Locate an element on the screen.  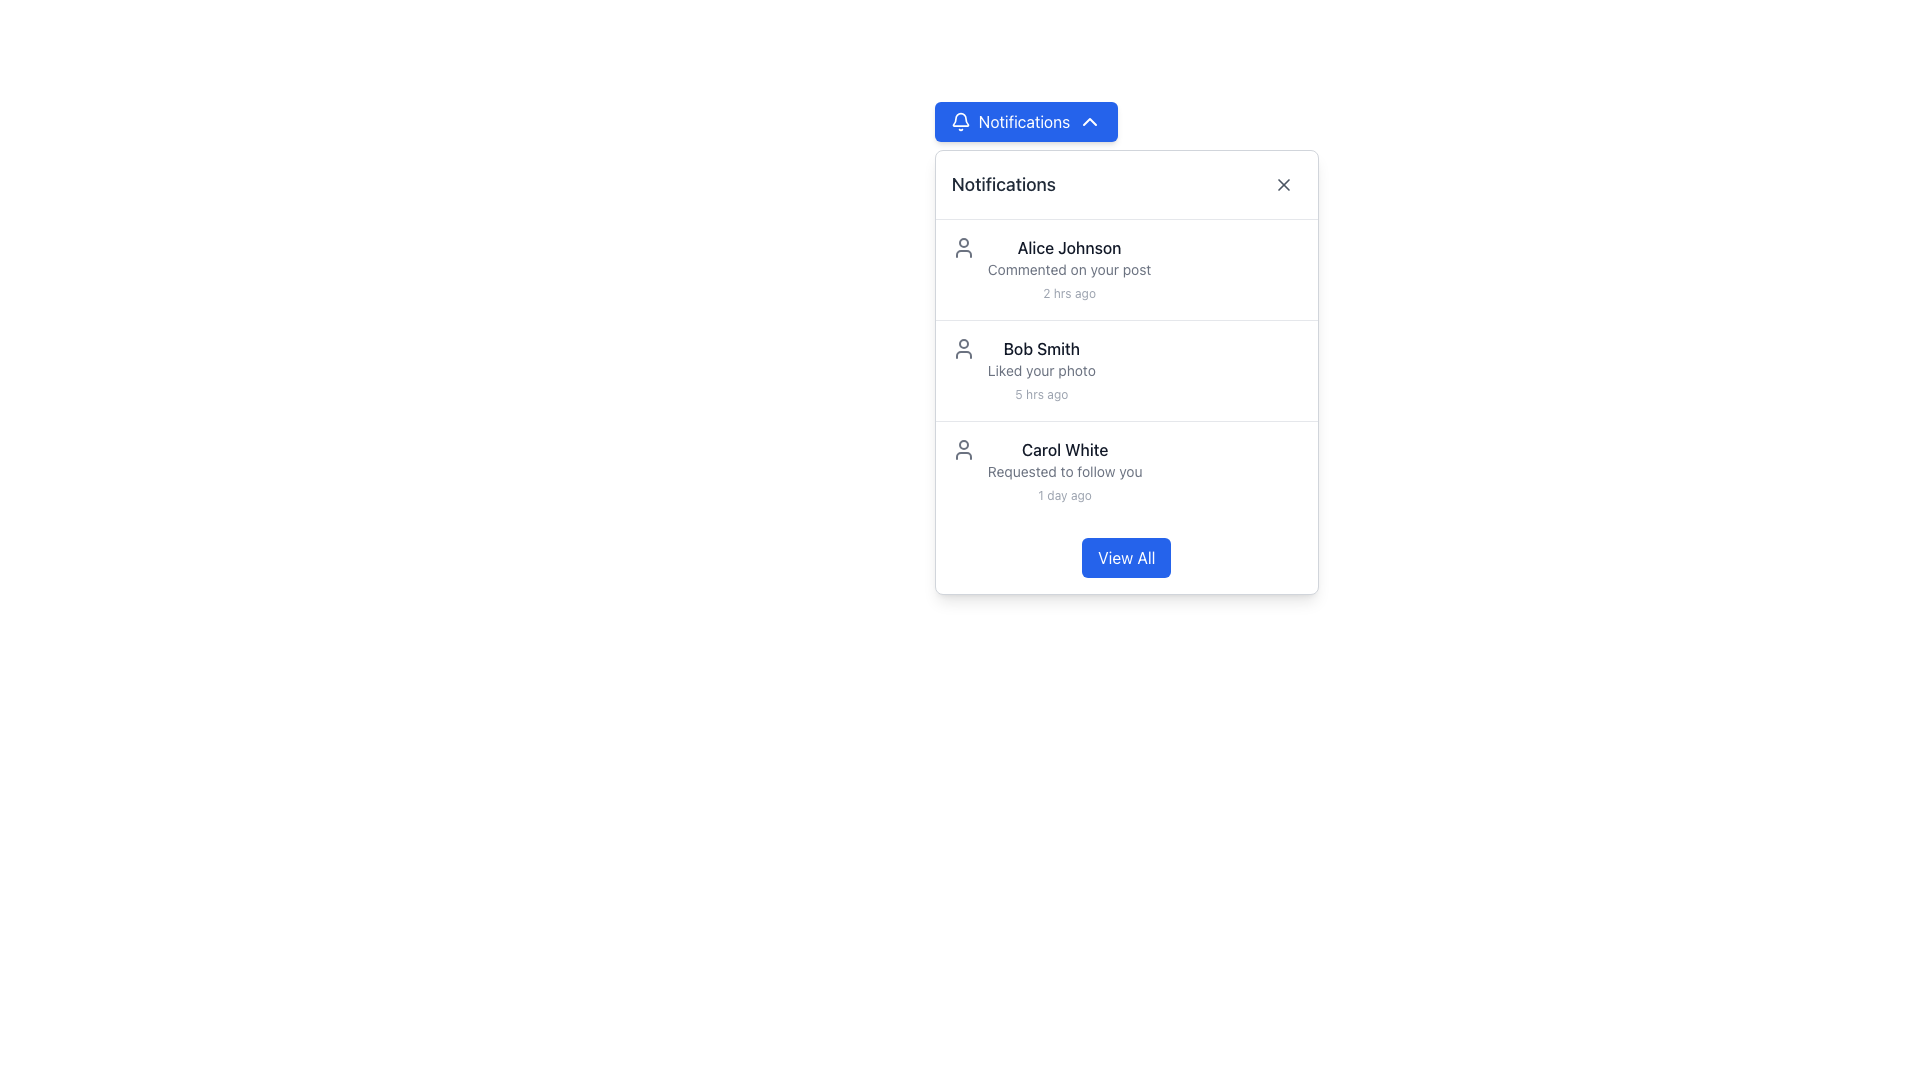
the small, cross-shaped grey SVG icon located inside the notification dropdown menu, near the top-right corner adjacent to the title 'Notifications' is located at coordinates (1283, 185).